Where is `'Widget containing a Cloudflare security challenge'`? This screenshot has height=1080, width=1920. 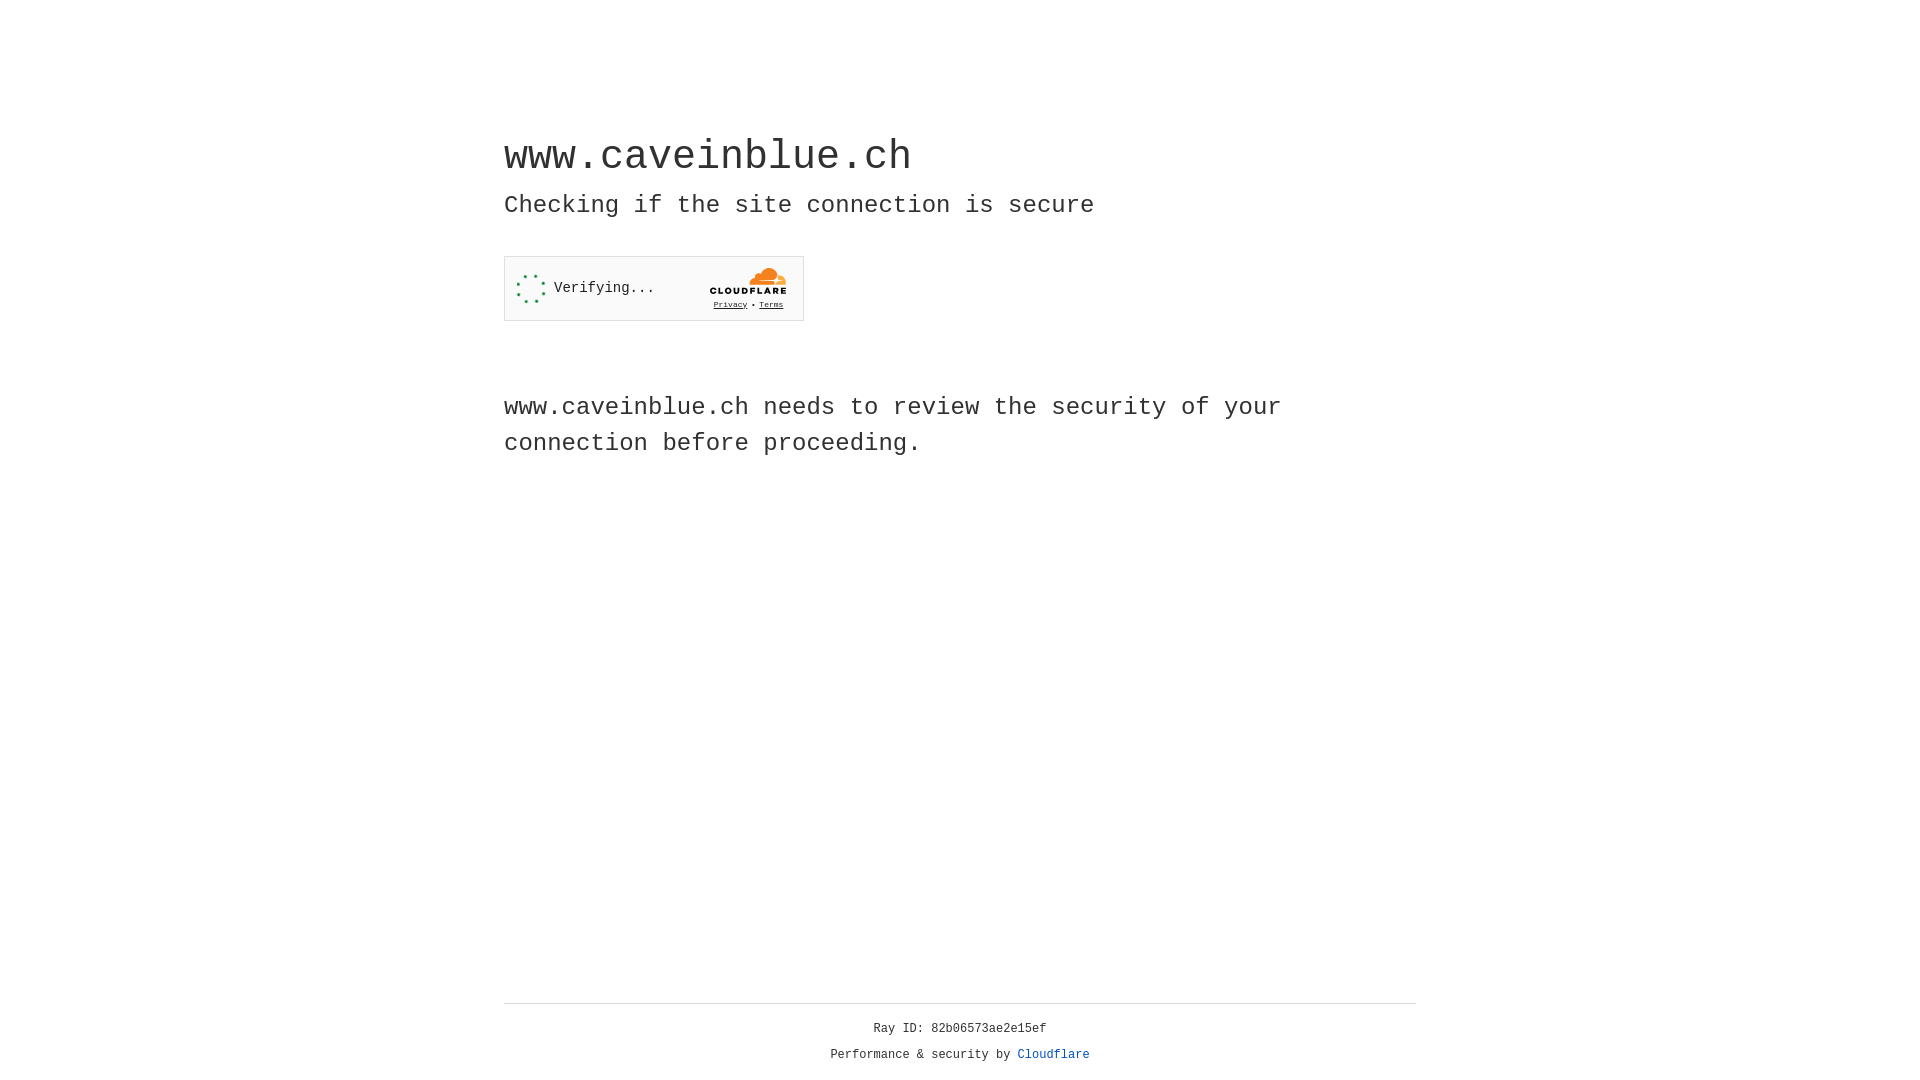 'Widget containing a Cloudflare security challenge' is located at coordinates (653, 288).